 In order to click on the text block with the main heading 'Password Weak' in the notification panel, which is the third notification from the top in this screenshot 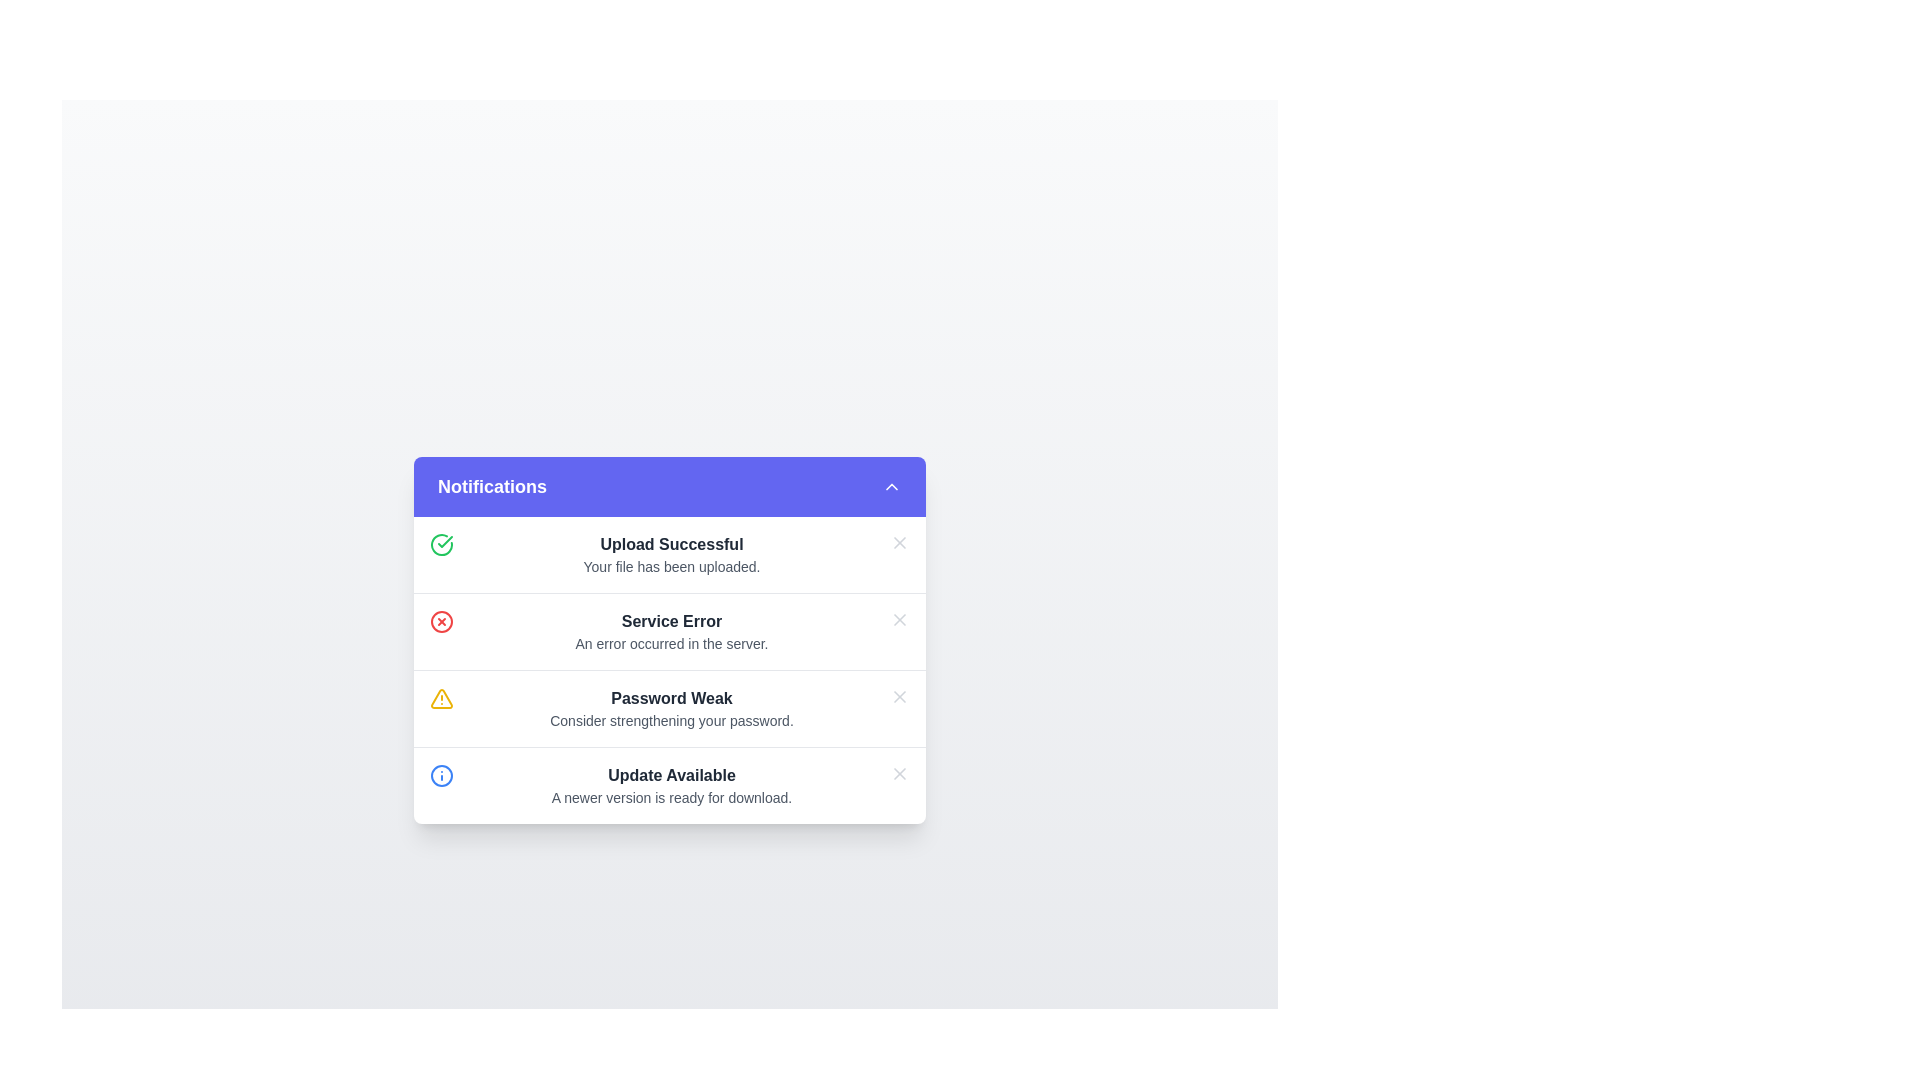, I will do `click(672, 707)`.